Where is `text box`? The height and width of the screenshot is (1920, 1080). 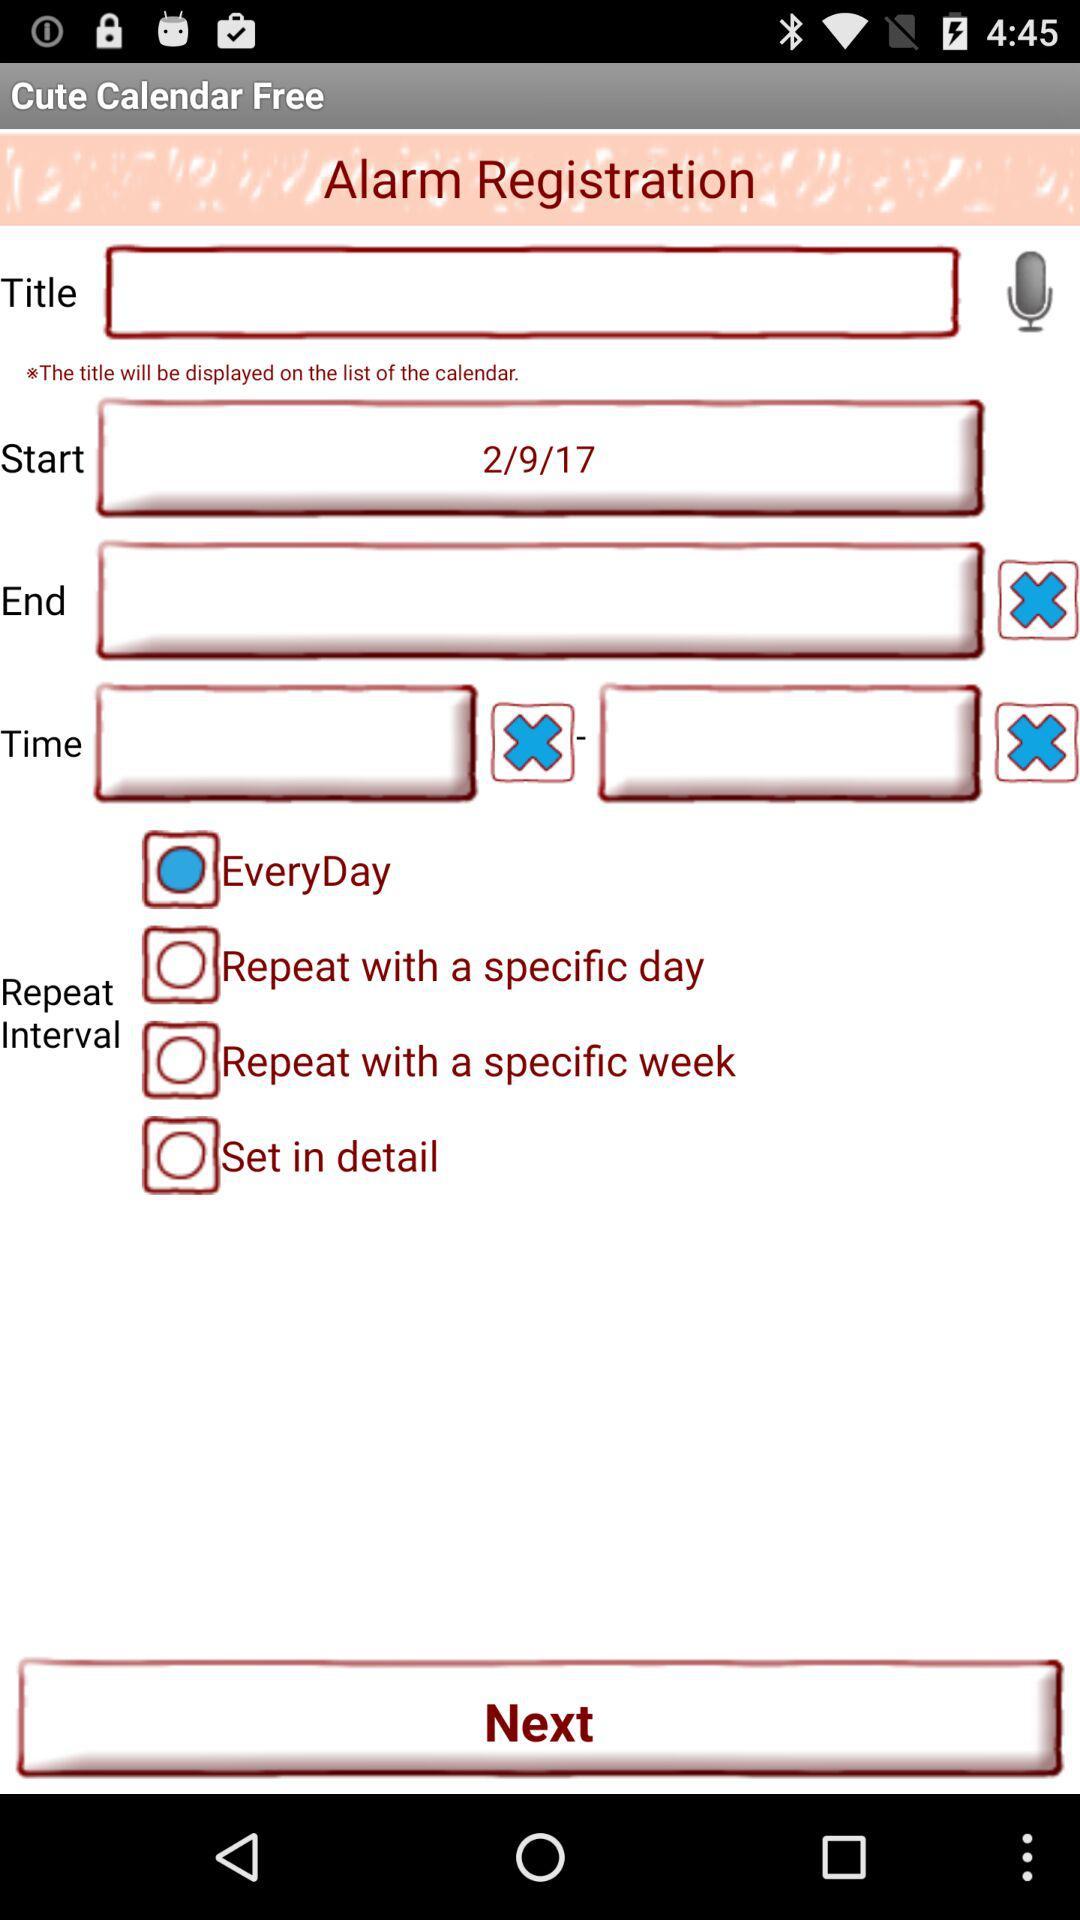
text box is located at coordinates (788, 741).